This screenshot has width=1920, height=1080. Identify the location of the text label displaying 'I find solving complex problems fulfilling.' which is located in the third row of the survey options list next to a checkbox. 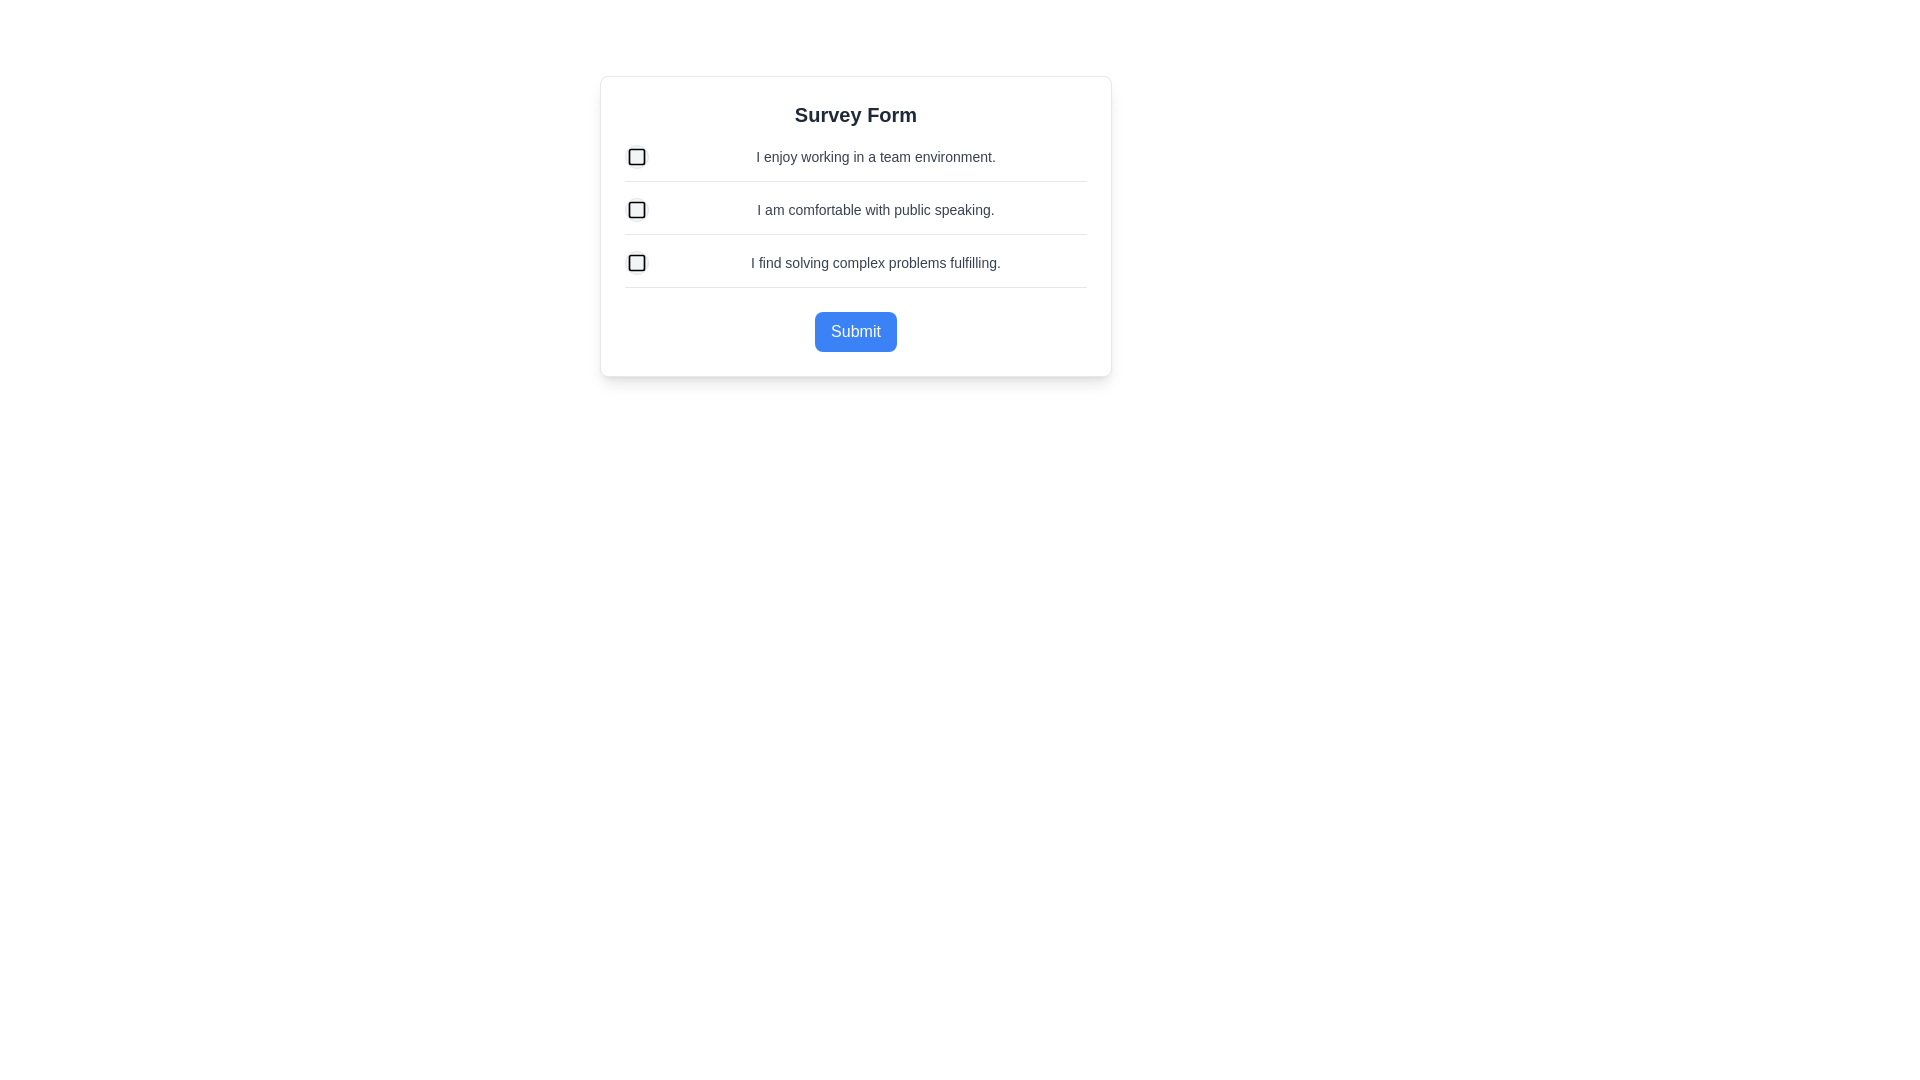
(875, 261).